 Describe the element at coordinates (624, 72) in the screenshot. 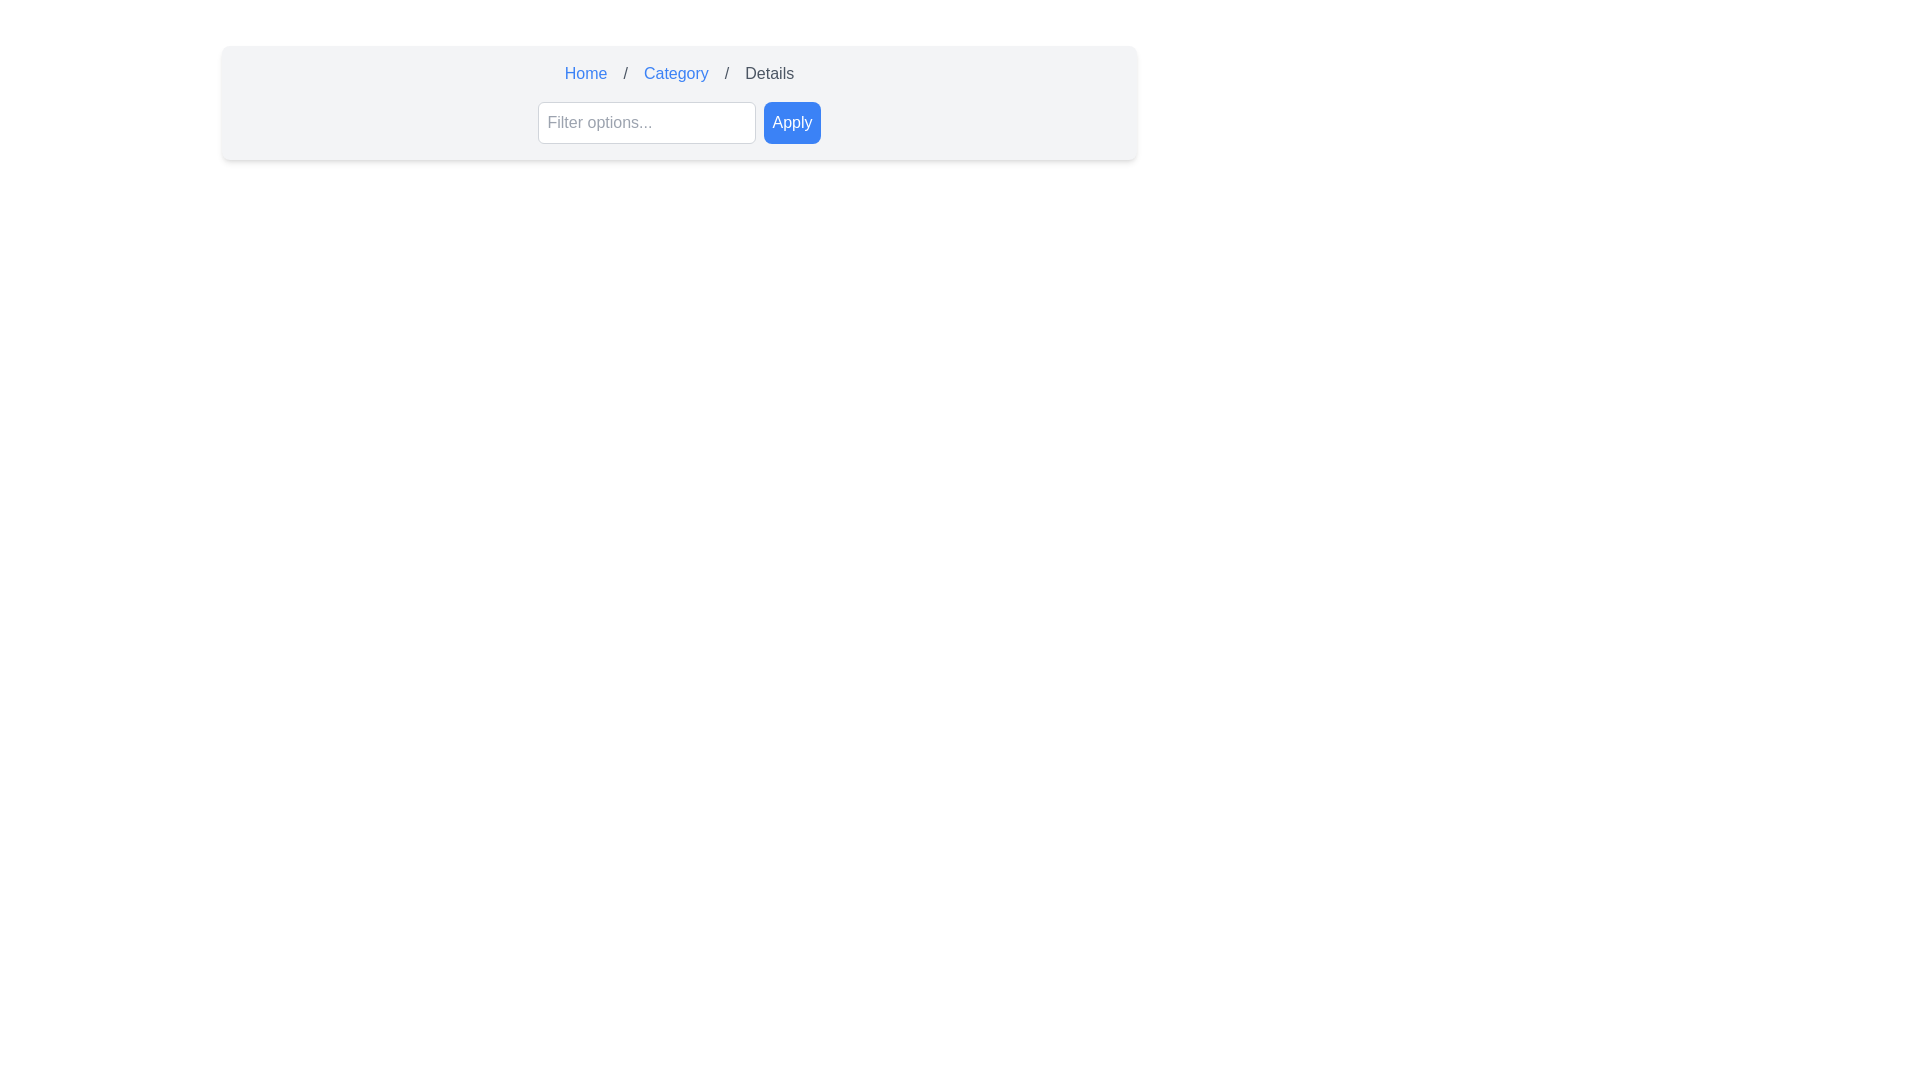

I see `the gray forward slash ('/') character that serves as a separator in the breadcrumb navigation layout, positioned between the 'Home' and 'Category' links` at that location.